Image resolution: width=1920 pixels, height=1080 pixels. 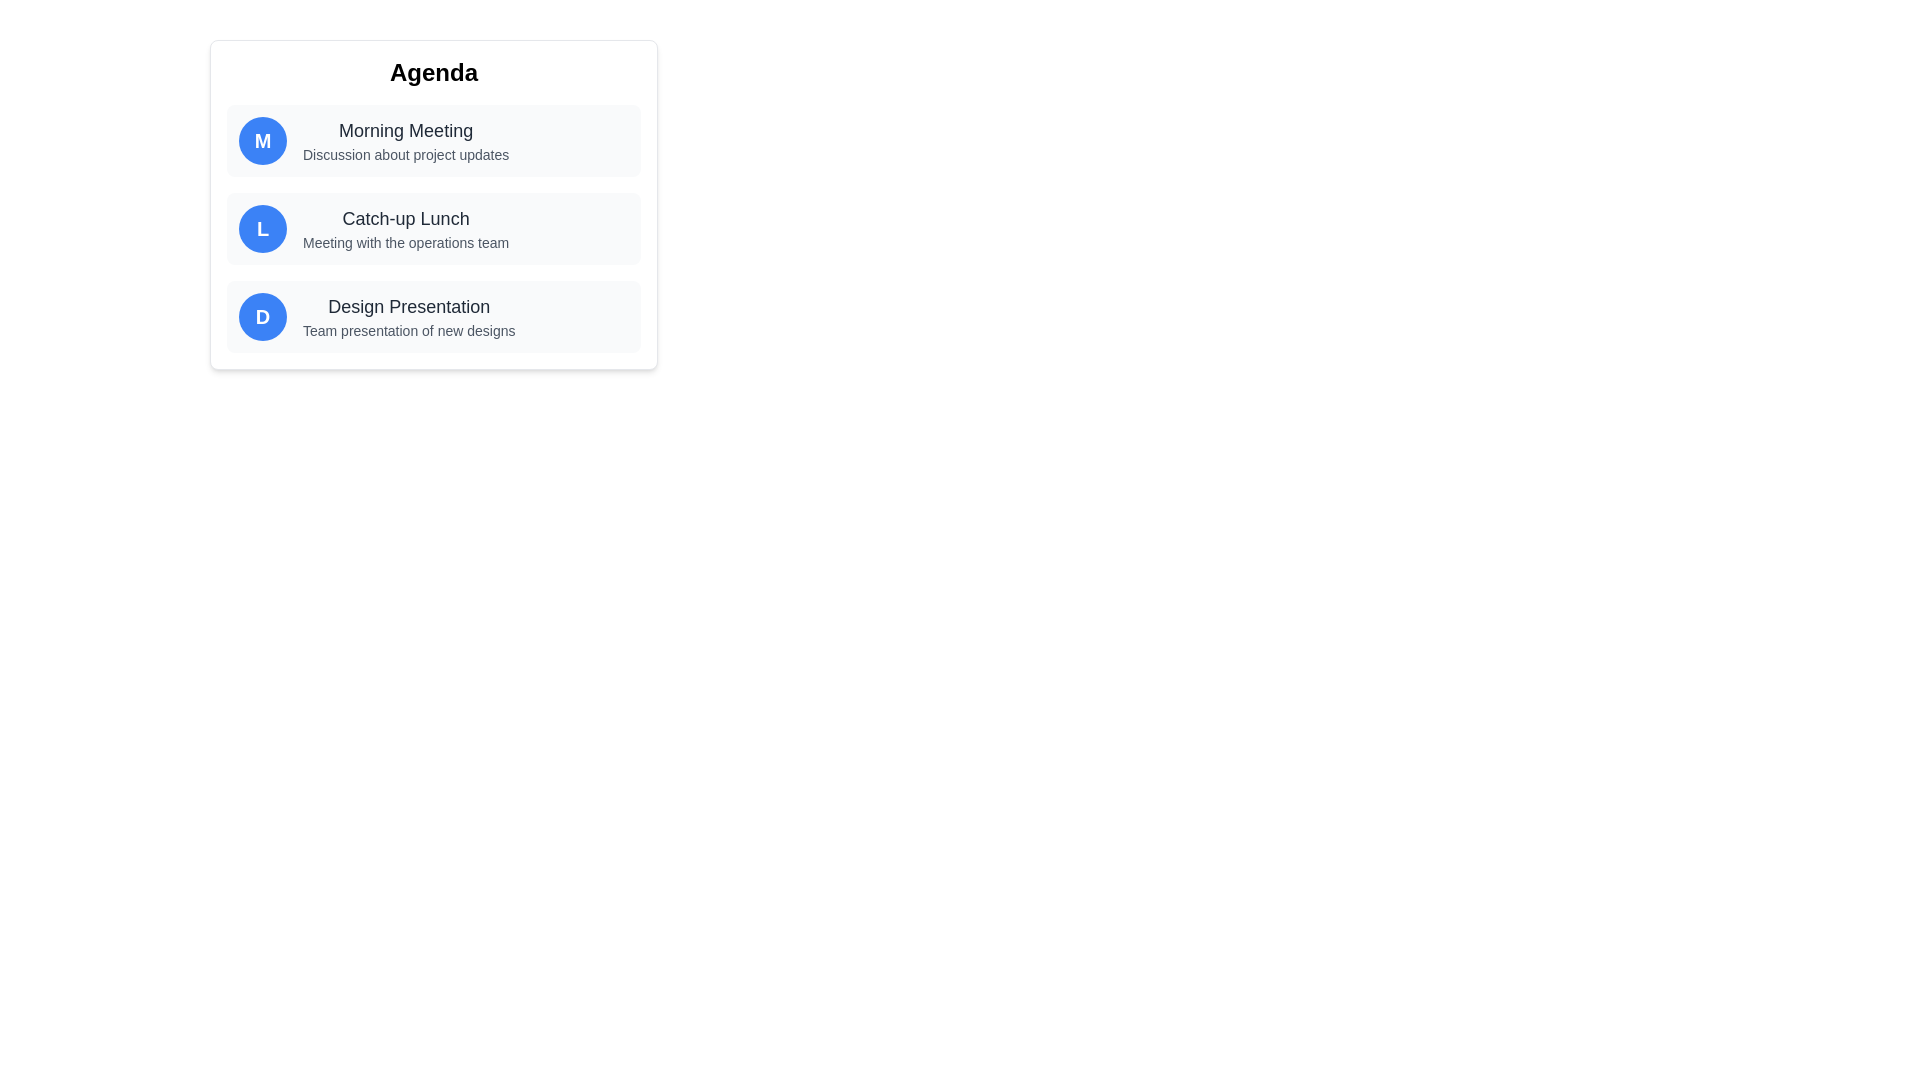 What do you see at coordinates (432, 140) in the screenshot?
I see `the first agenda item titled 'Morning Meeting'` at bounding box center [432, 140].